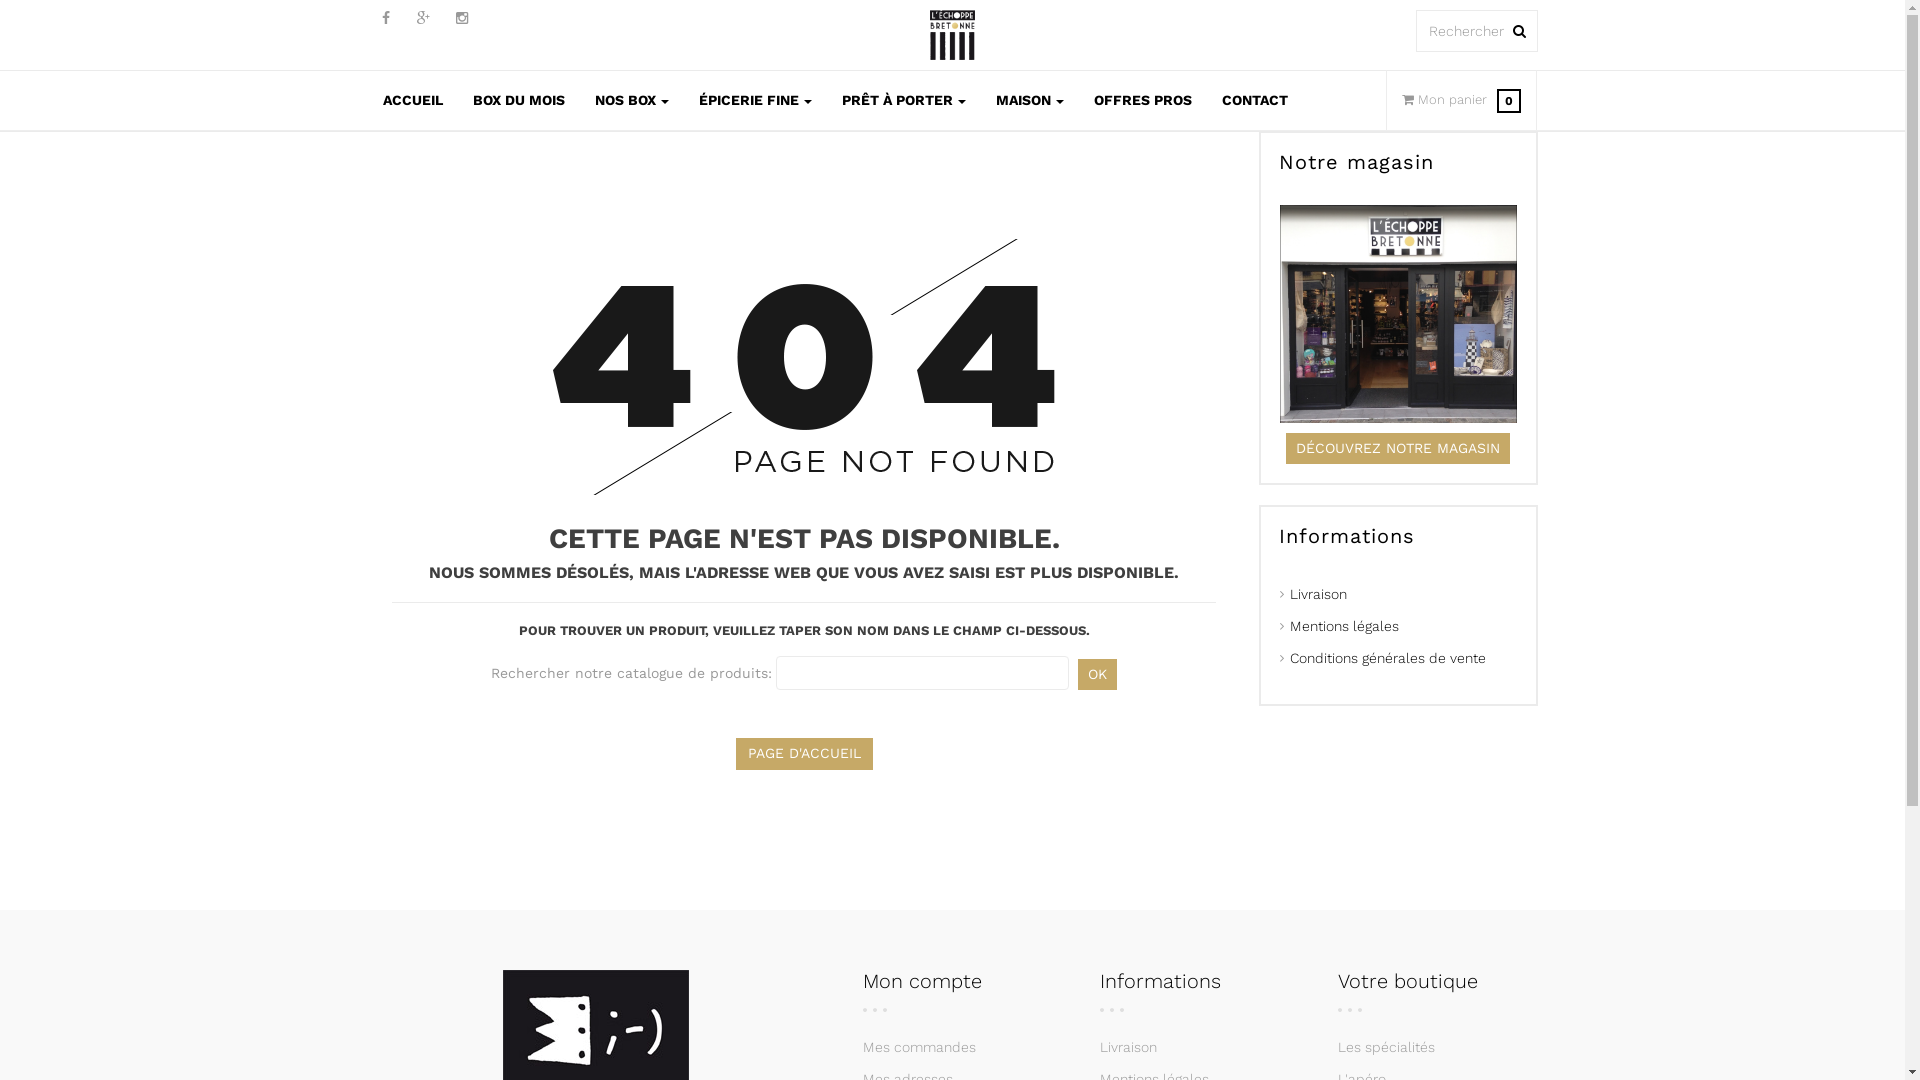 Image resolution: width=1920 pixels, height=1080 pixels. Describe the element at coordinates (631, 100) in the screenshot. I see `'NOS BOX'` at that location.